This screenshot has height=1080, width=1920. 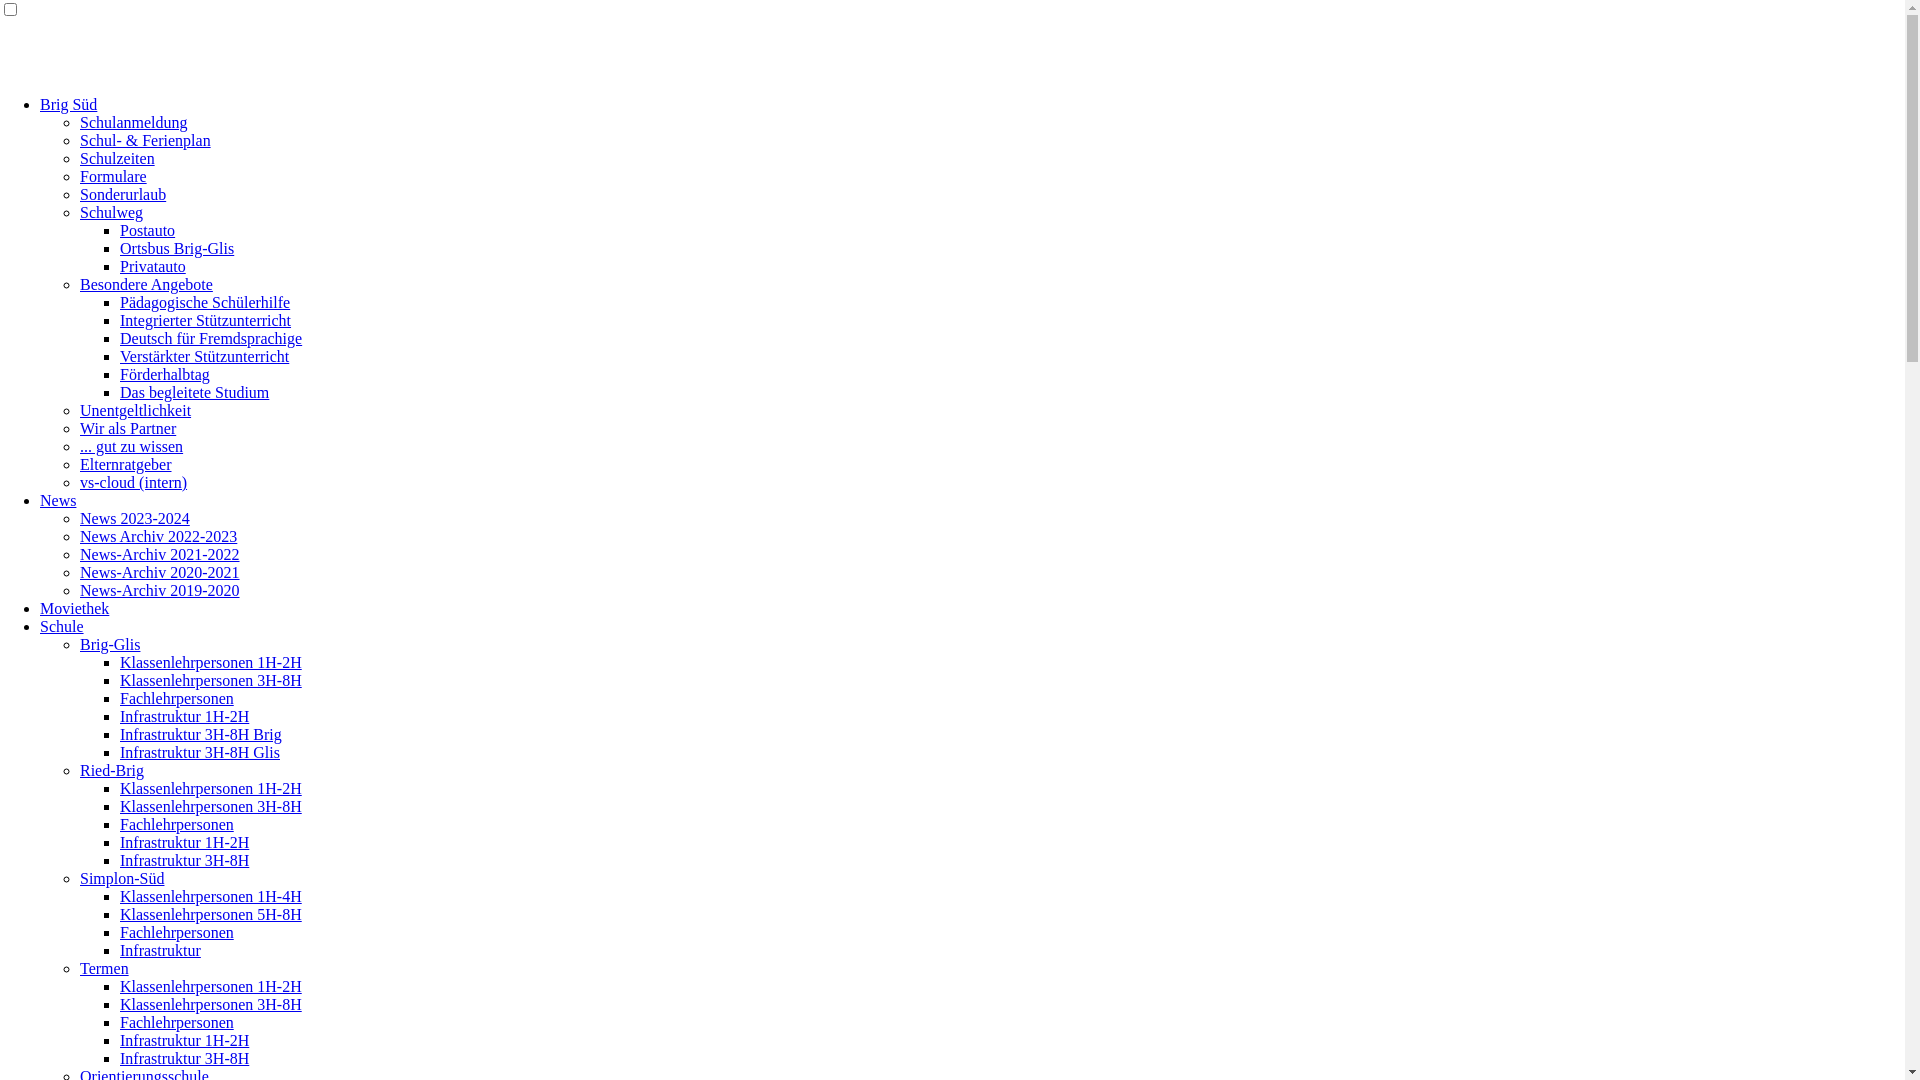 What do you see at coordinates (57, 499) in the screenshot?
I see `'News'` at bounding box center [57, 499].